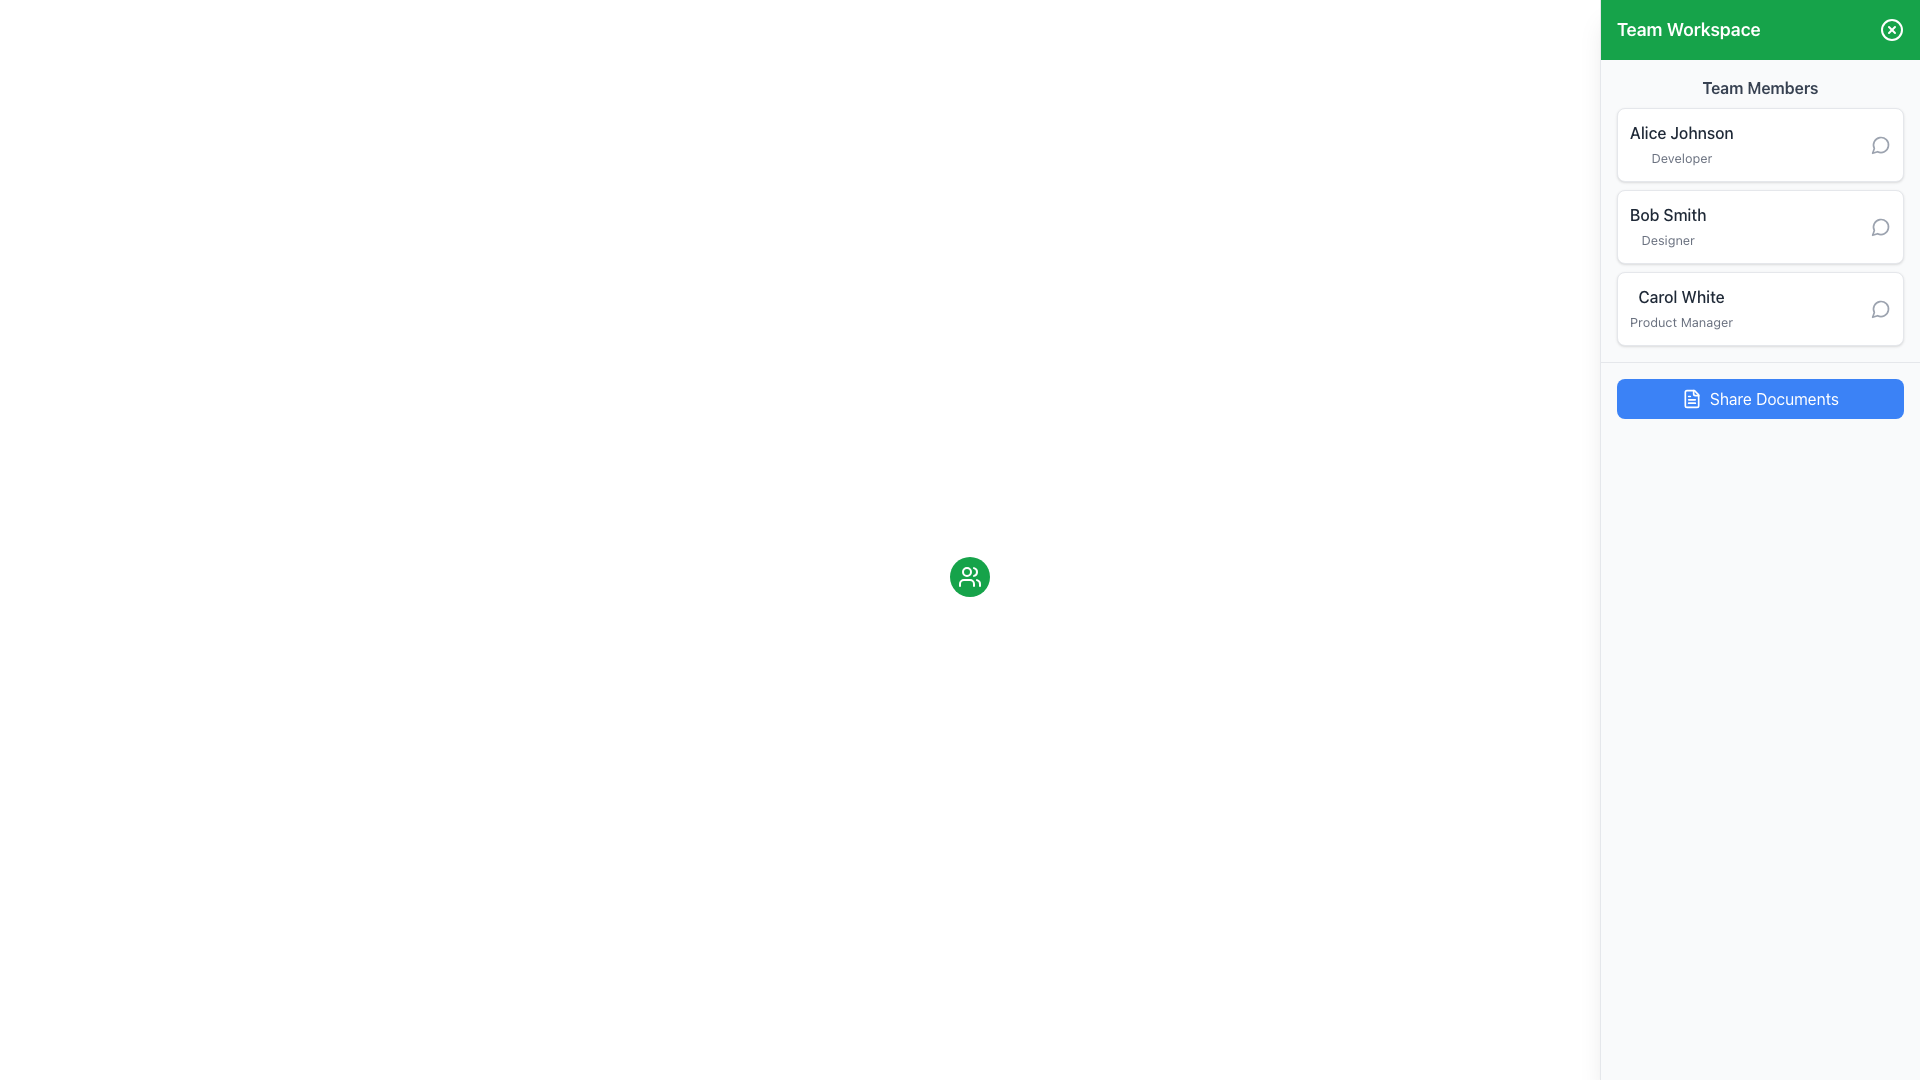 This screenshot has height=1080, width=1920. I want to click on the Text Label that identifies the role or position of 'Carol White' within the 'Team Members' panel, located directly below the text 'Carol White', so click(1680, 321).